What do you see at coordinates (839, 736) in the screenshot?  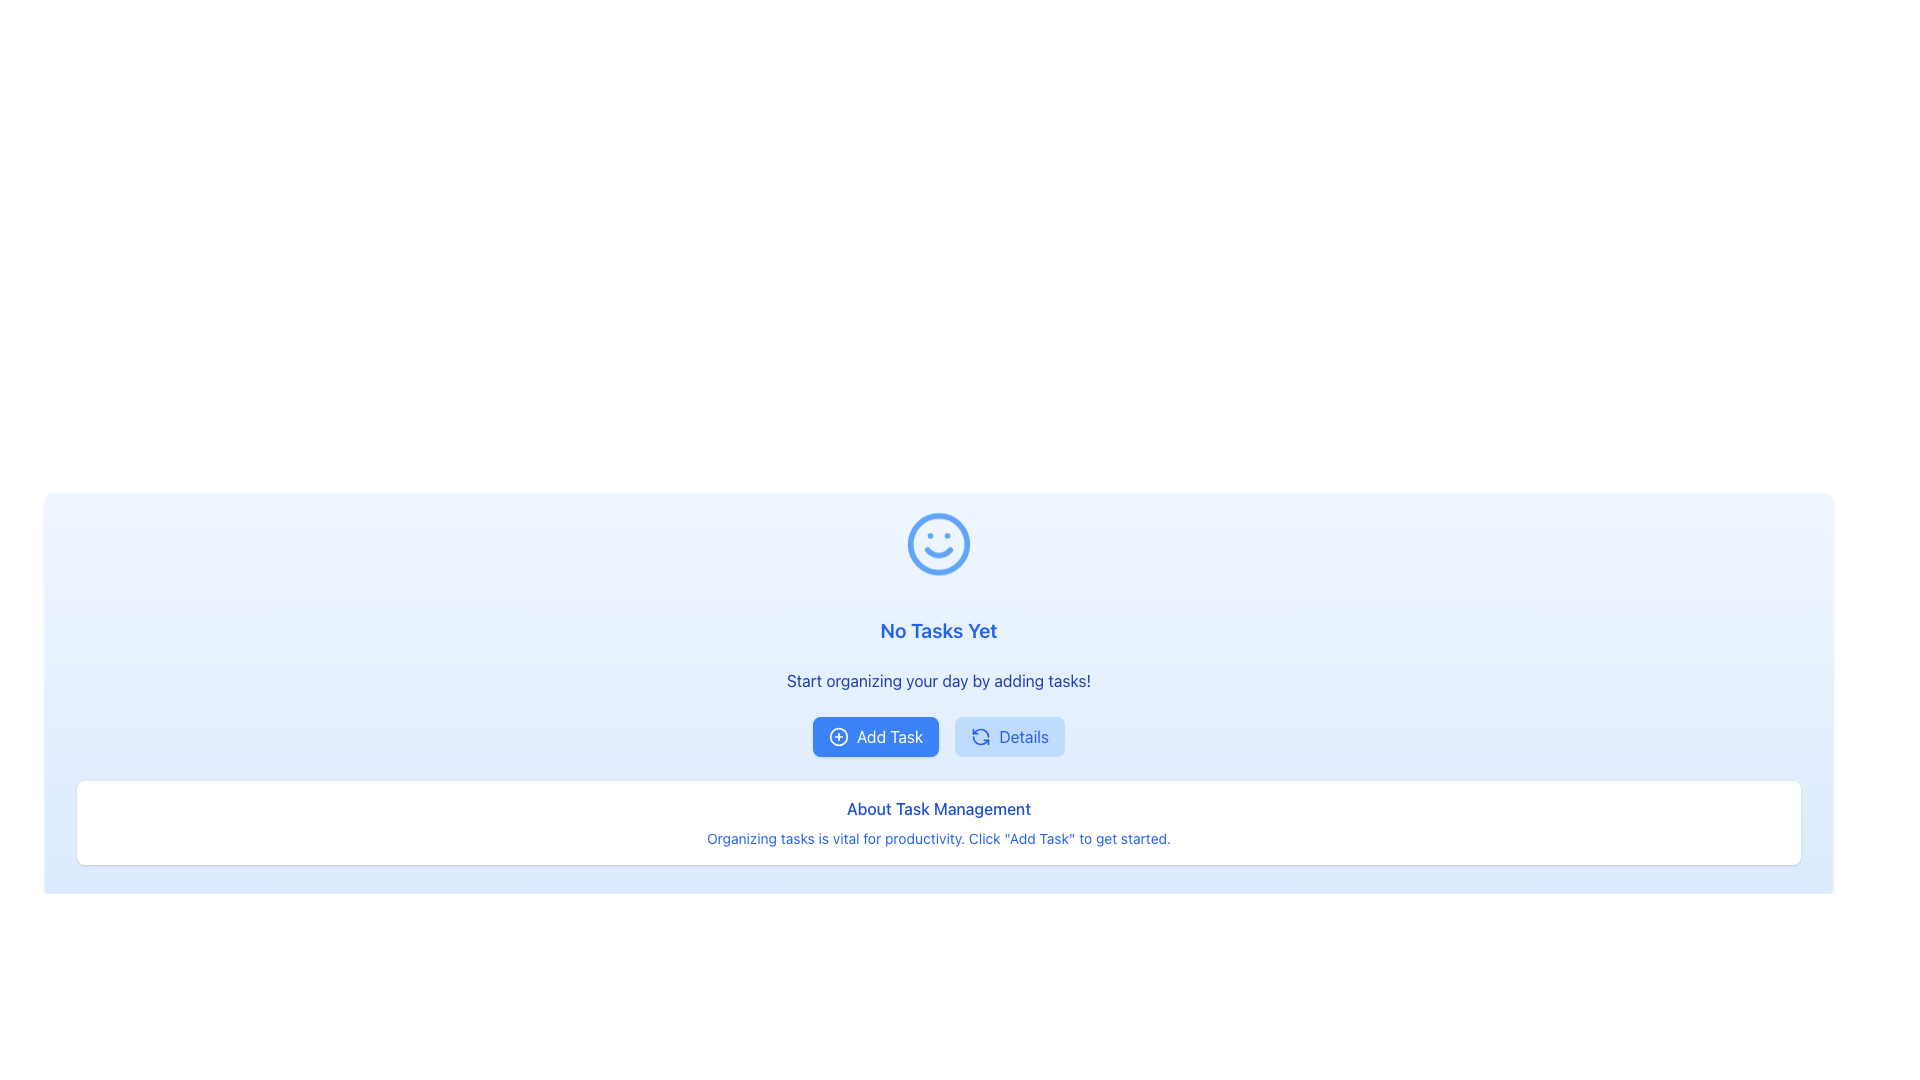 I see `the task addition icon located leftward of the 'Add Task' button text in the center-left area of the interface` at bounding box center [839, 736].